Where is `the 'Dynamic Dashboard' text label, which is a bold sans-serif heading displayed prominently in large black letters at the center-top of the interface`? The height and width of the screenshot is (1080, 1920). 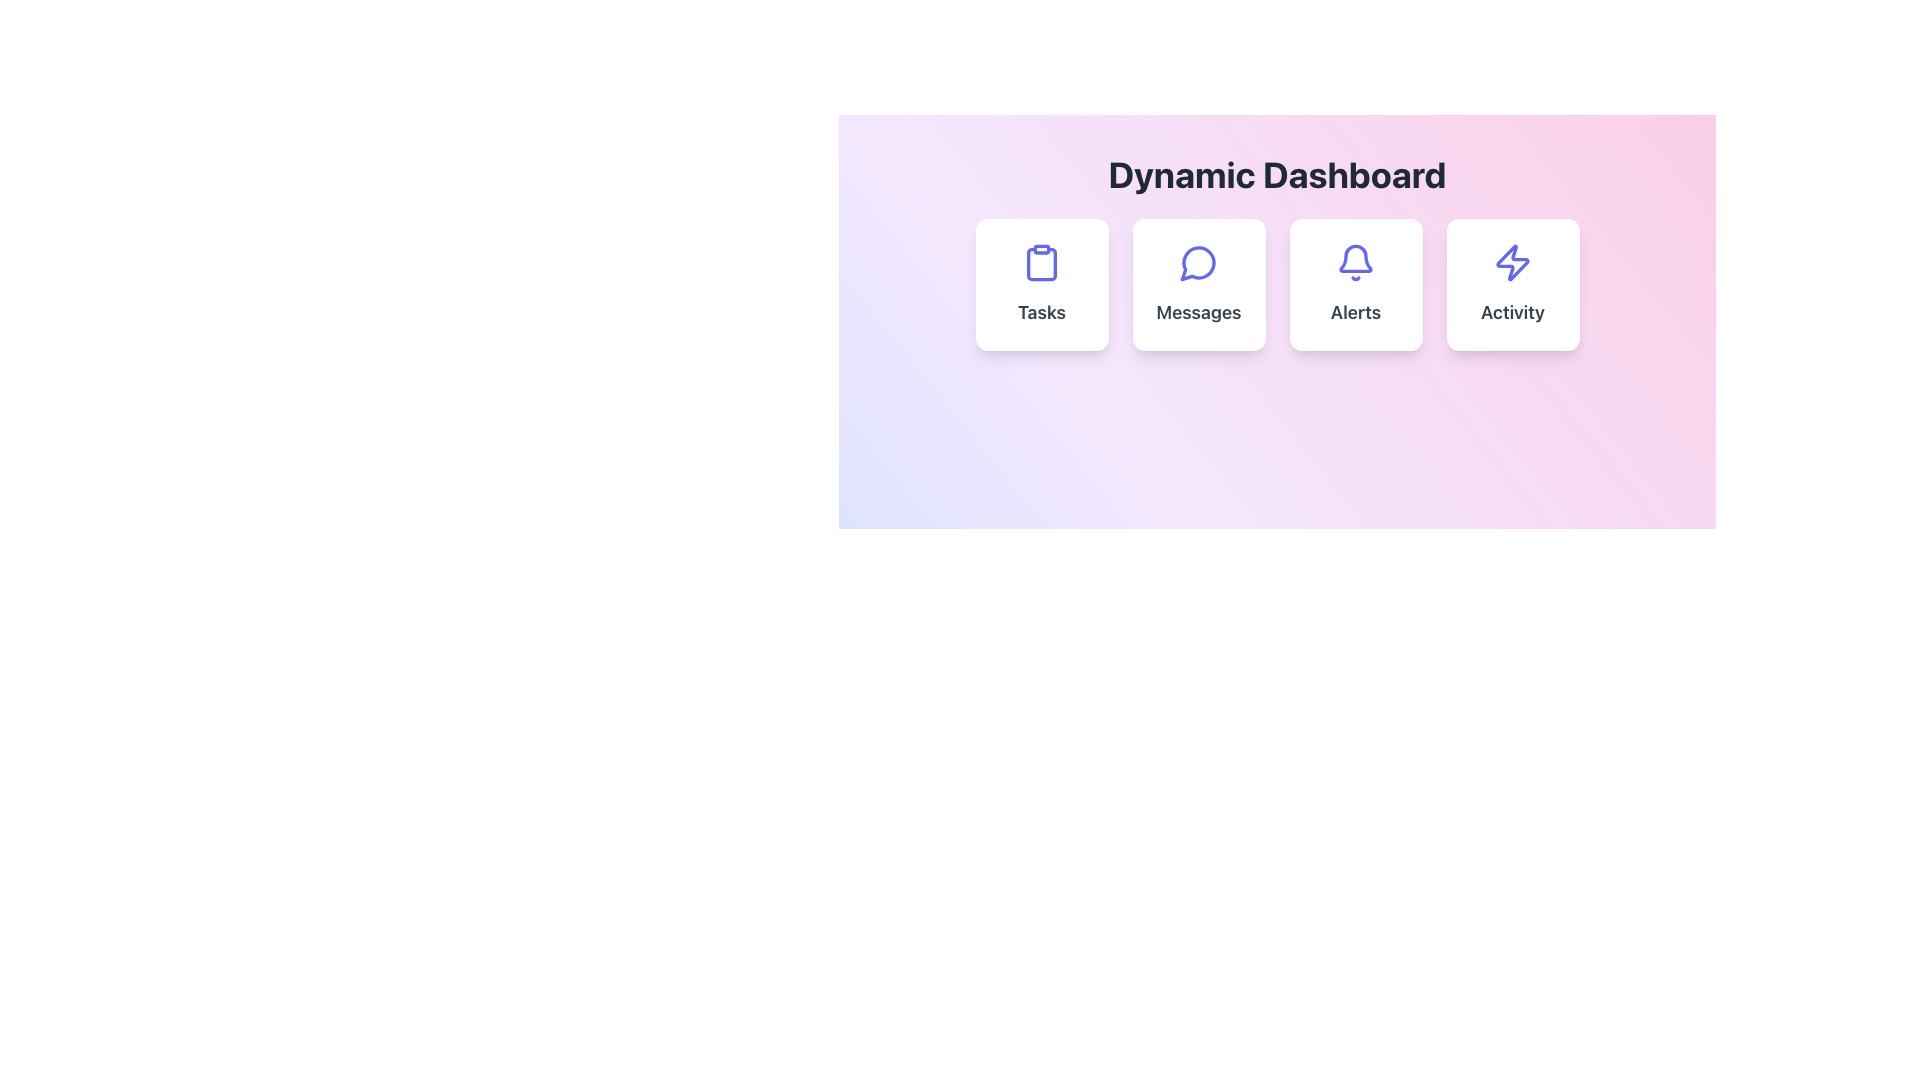
the 'Dynamic Dashboard' text label, which is a bold sans-serif heading displayed prominently in large black letters at the center-top of the interface is located at coordinates (1276, 173).